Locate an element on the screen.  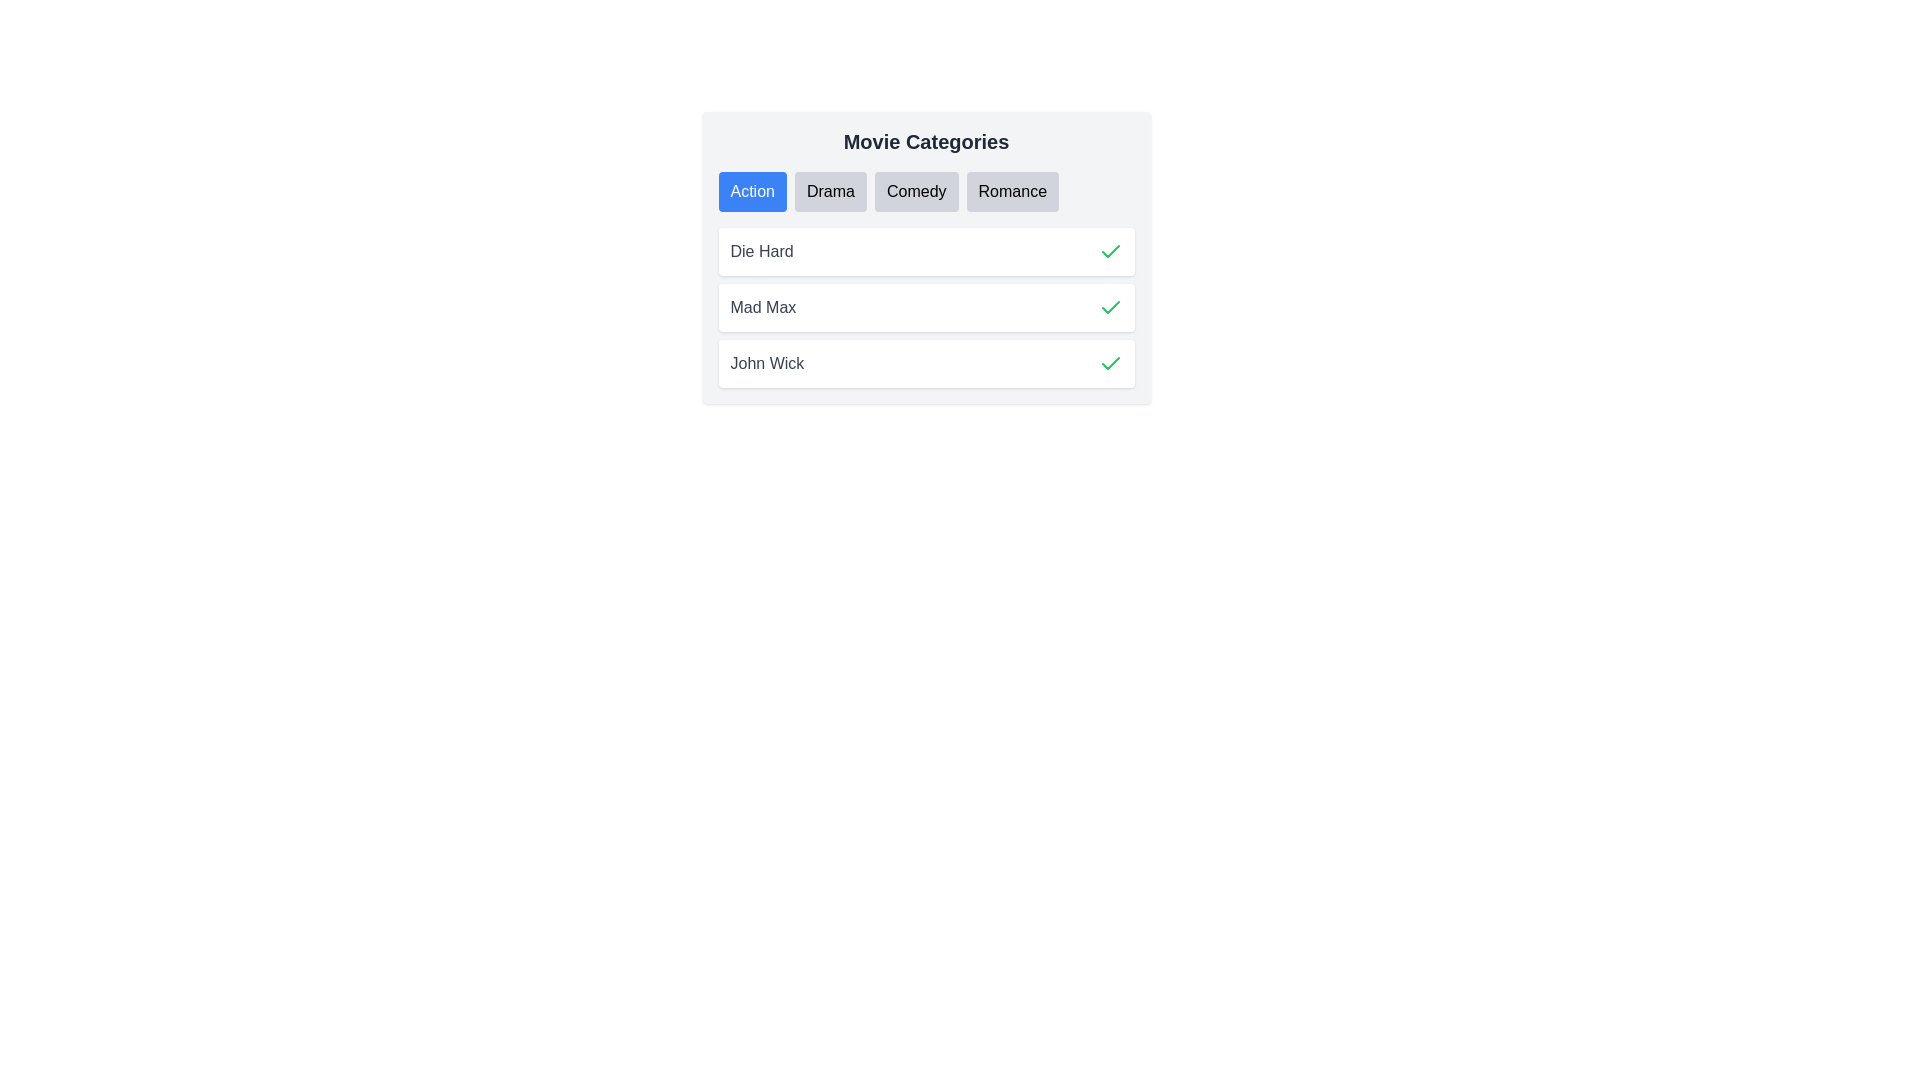
the segments of the segmented control located in the 'Movie Categories' panel is located at coordinates (925, 192).